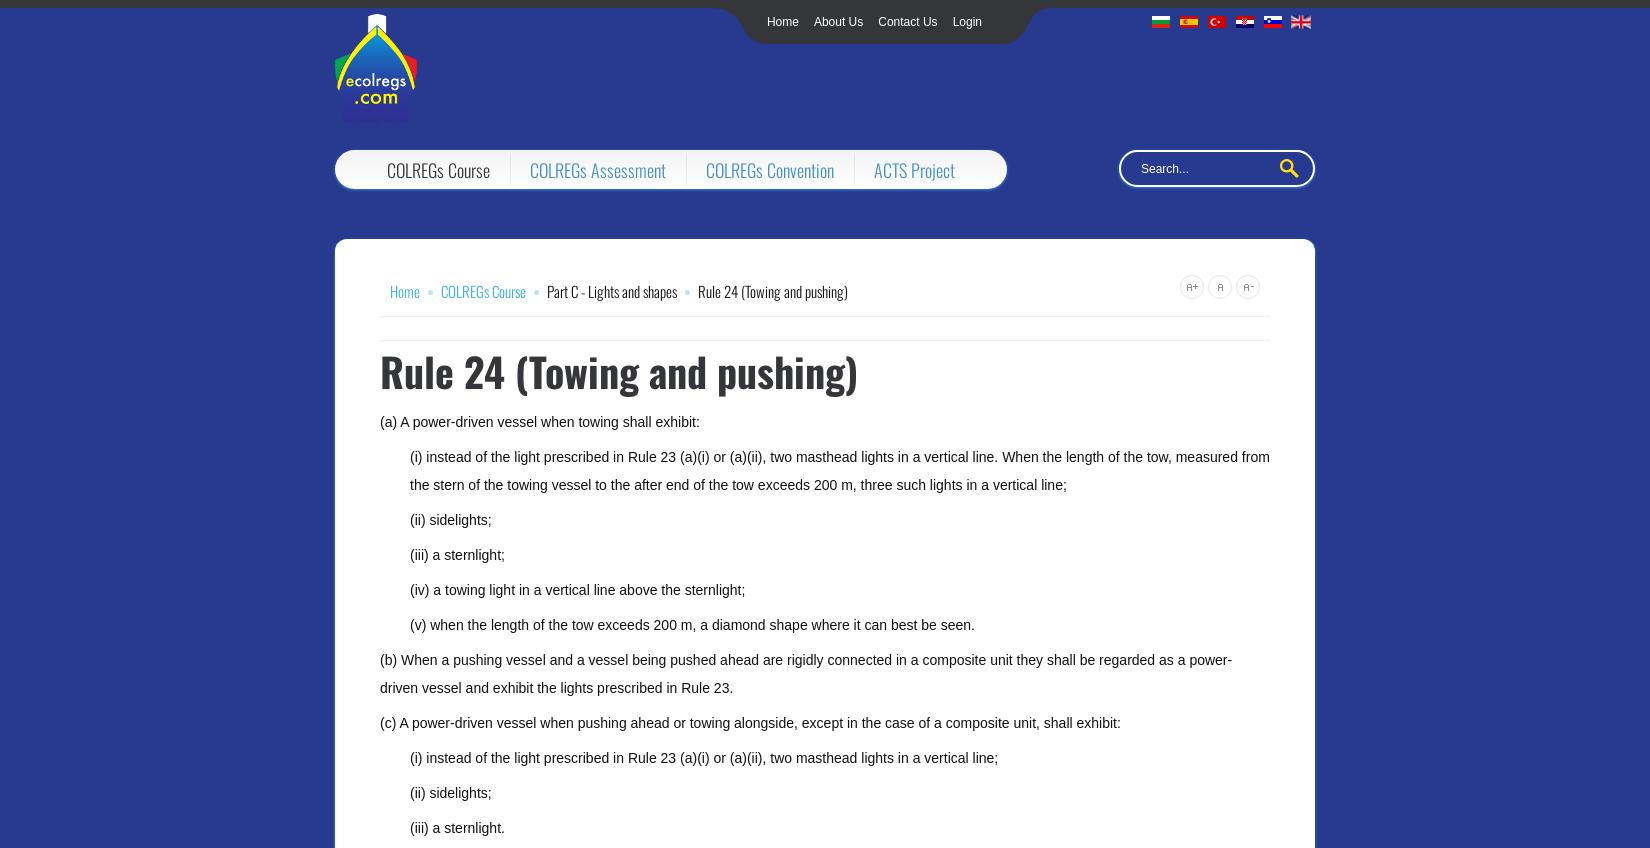  Describe the element at coordinates (596, 170) in the screenshot. I see `'COLREGs Assessment'` at that location.